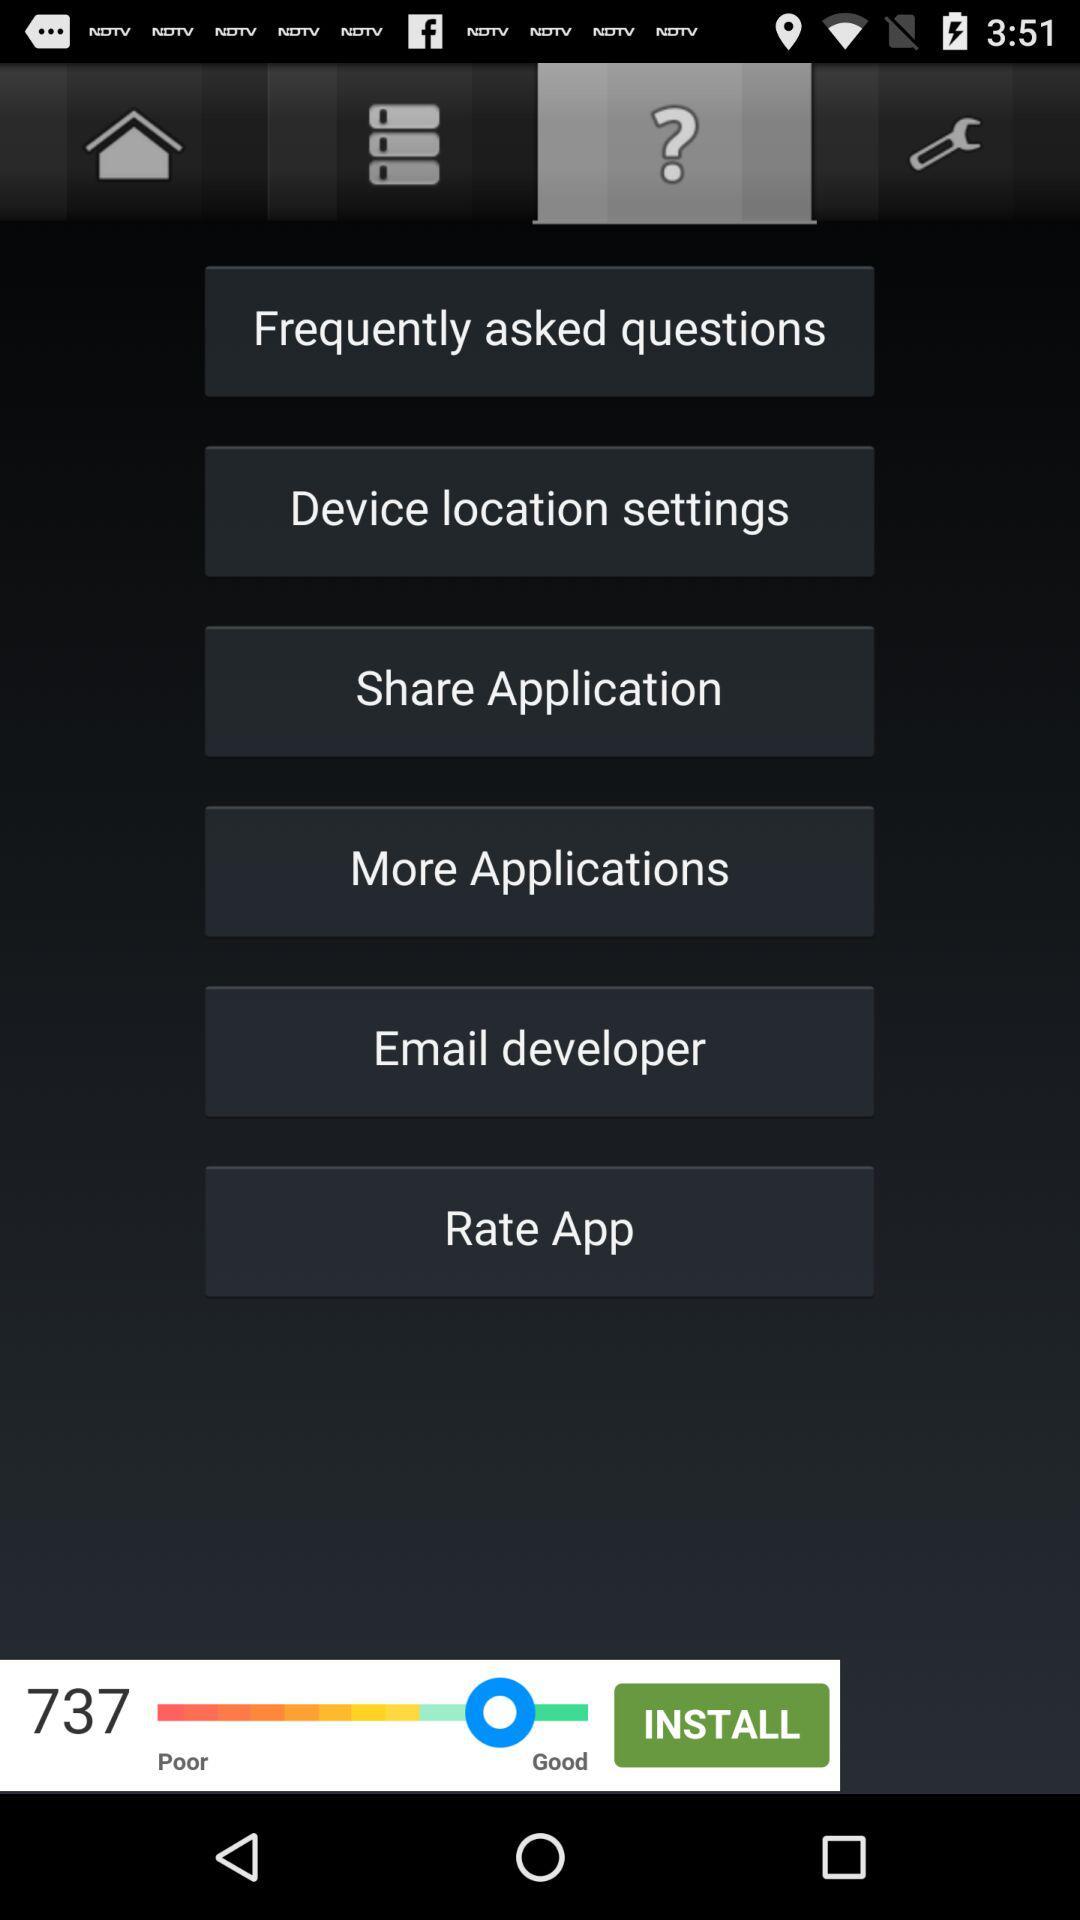 This screenshot has height=1920, width=1080. Describe the element at coordinates (540, 1724) in the screenshot. I see `install a advertisement app` at that location.